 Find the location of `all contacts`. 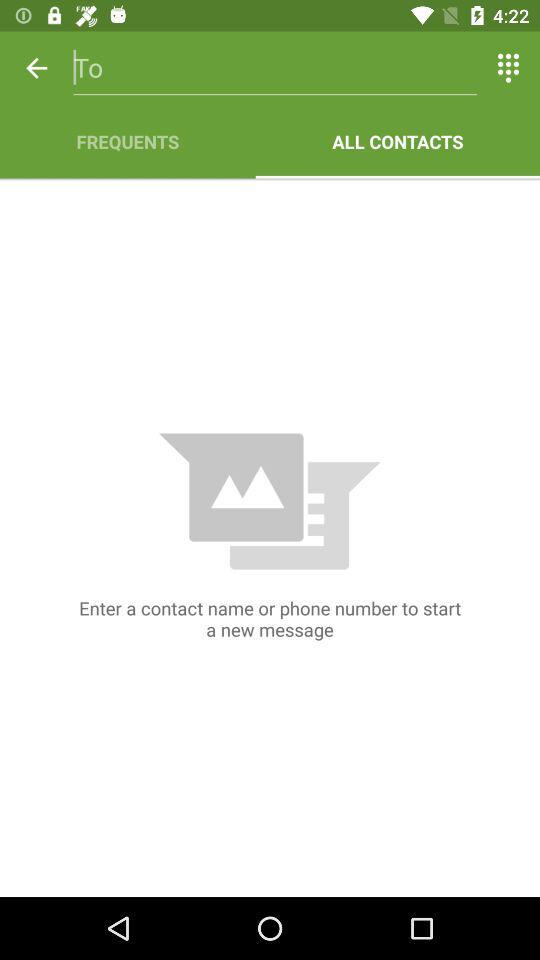

all contacts is located at coordinates (397, 140).